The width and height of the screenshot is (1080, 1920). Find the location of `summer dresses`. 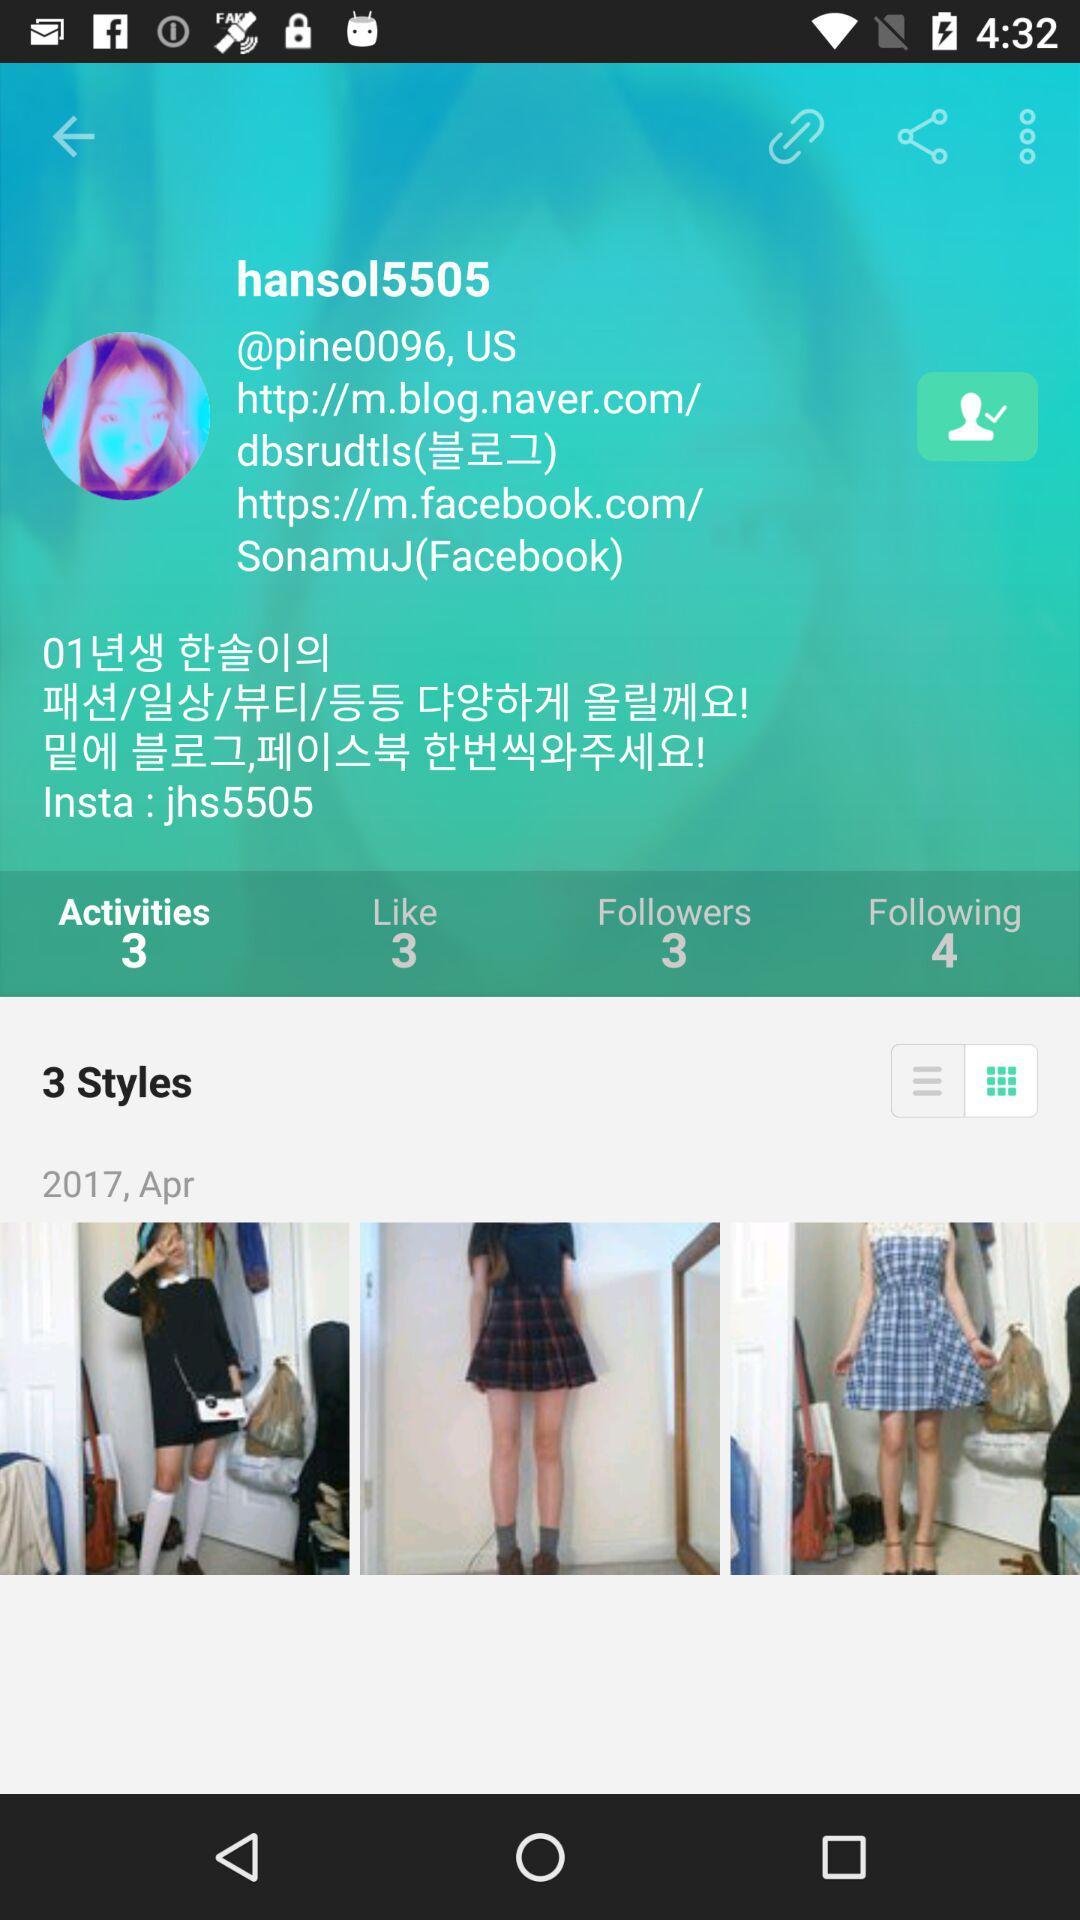

summer dresses is located at coordinates (905, 1397).